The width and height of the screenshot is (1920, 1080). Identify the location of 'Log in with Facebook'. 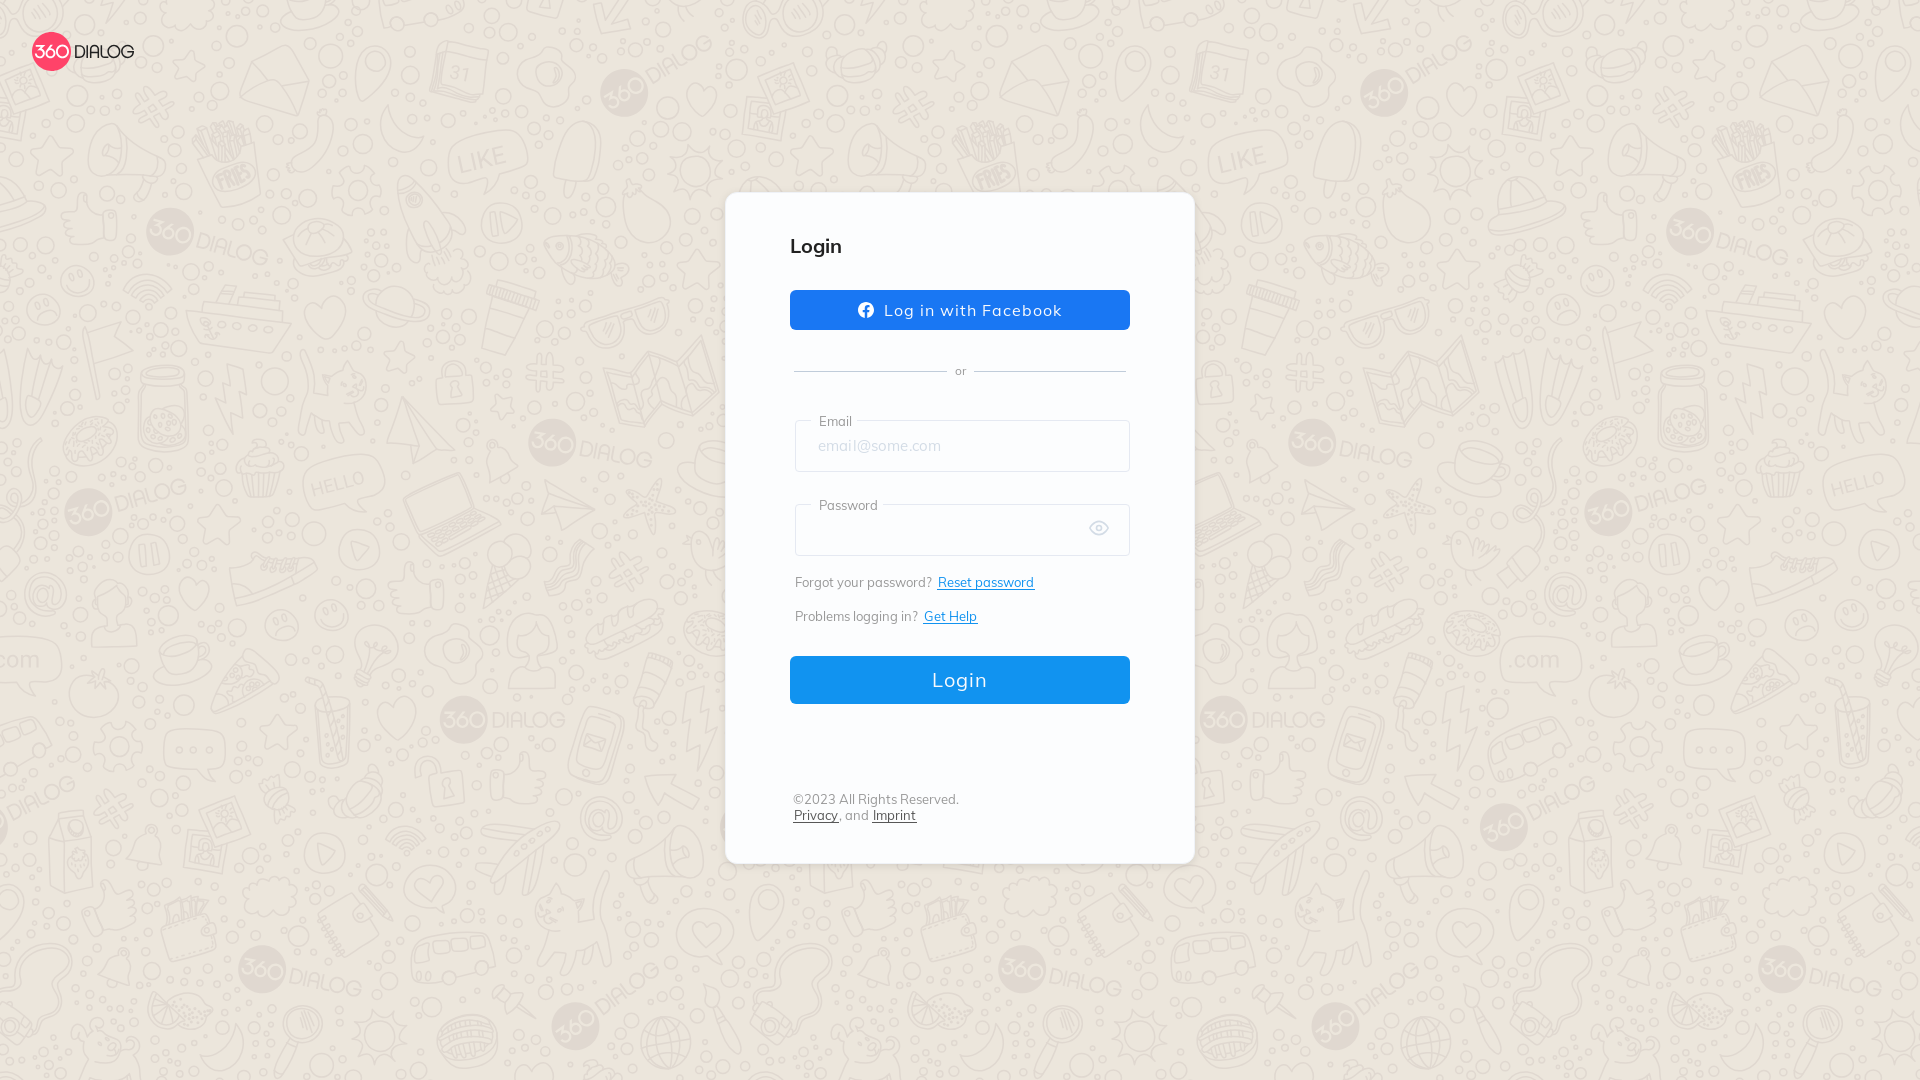
(960, 309).